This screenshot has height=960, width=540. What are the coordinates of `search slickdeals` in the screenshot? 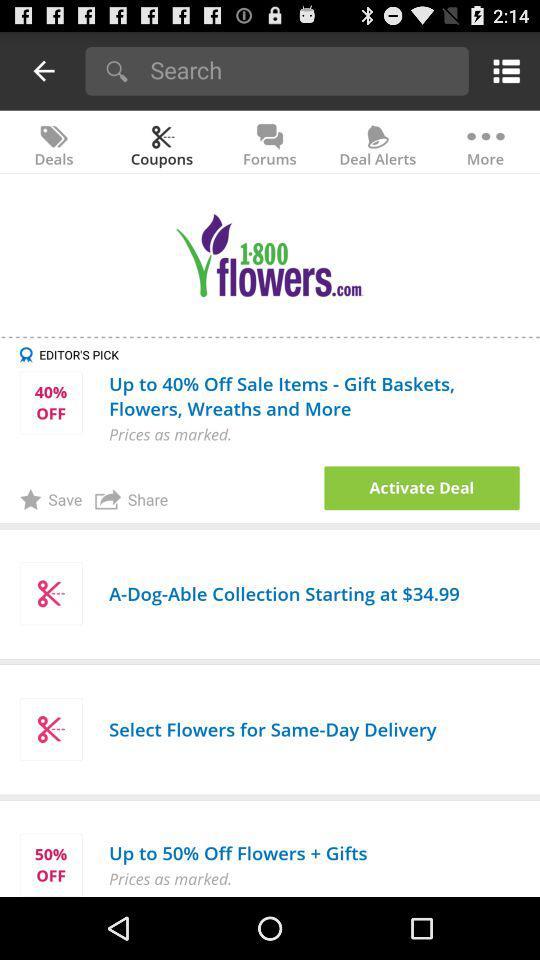 It's located at (302, 69).